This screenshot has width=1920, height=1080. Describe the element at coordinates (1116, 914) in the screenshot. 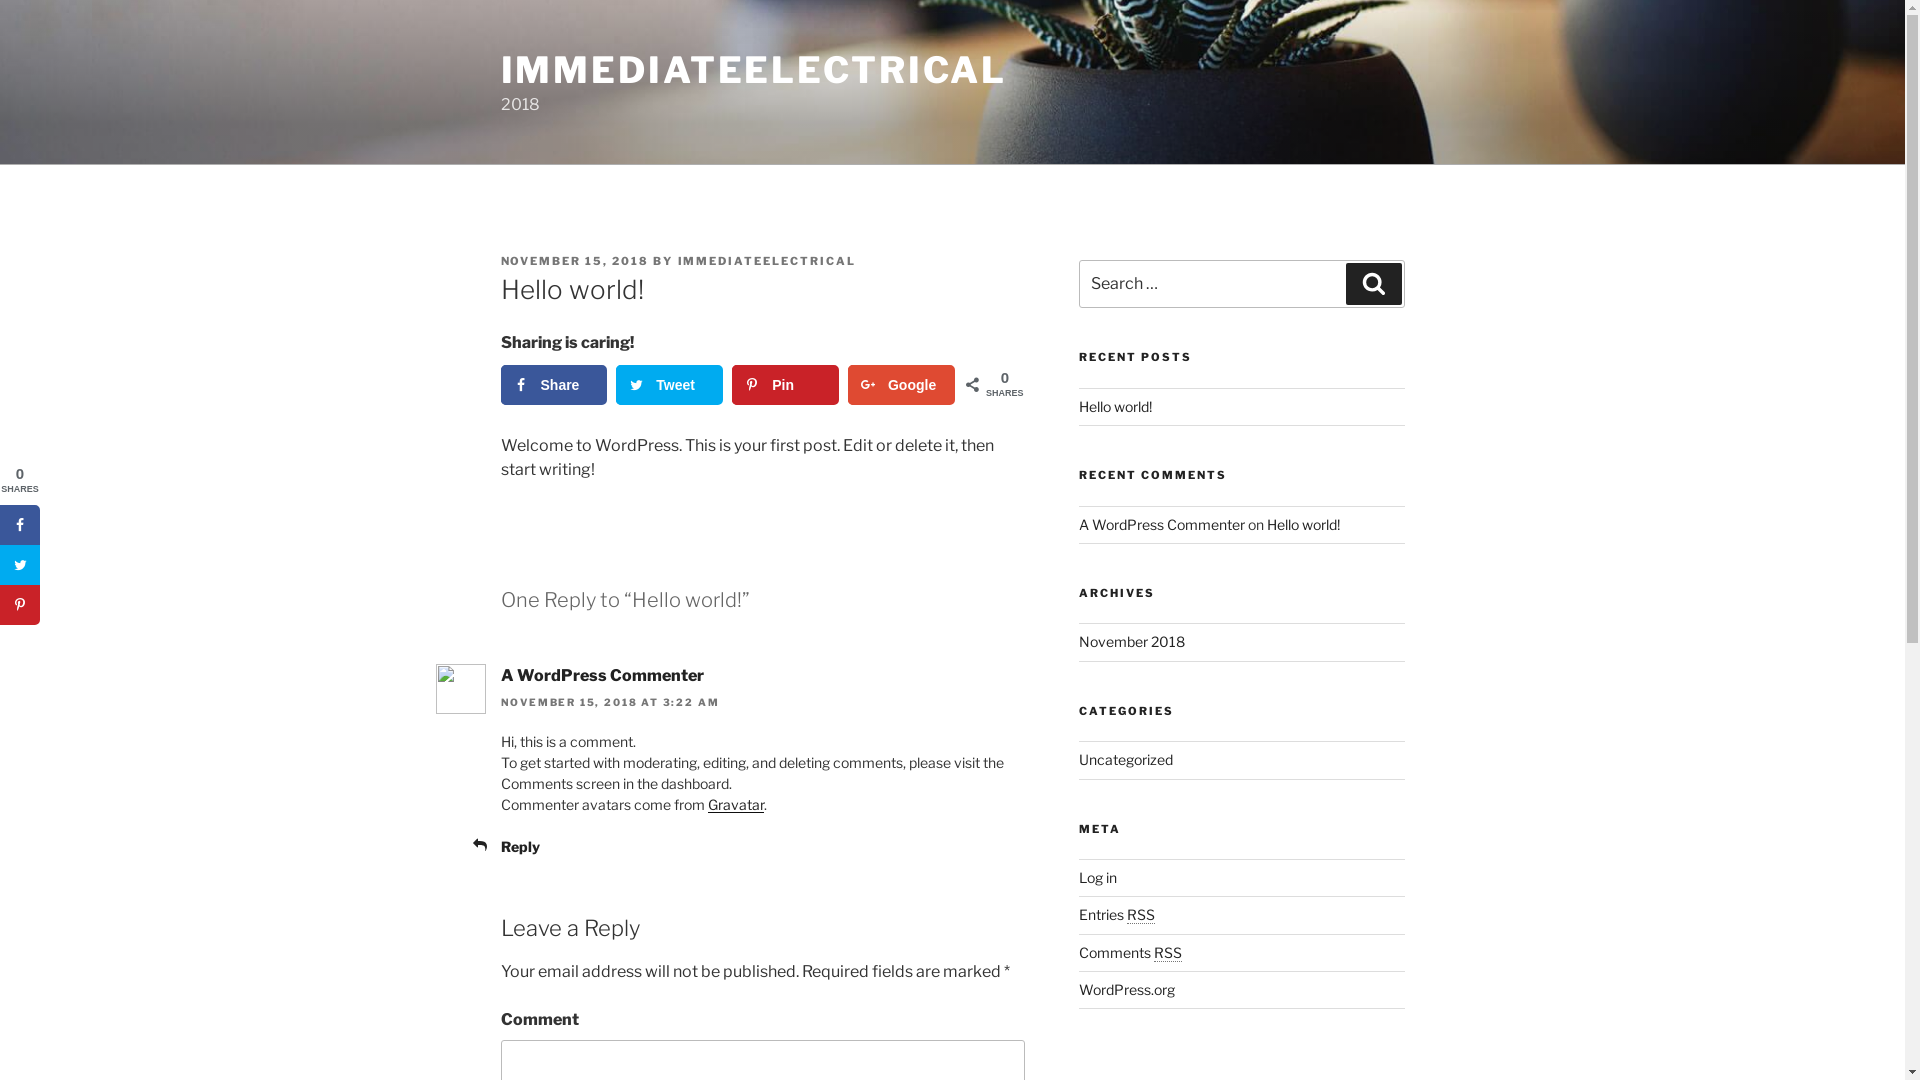

I see `'Entries RSS'` at that location.